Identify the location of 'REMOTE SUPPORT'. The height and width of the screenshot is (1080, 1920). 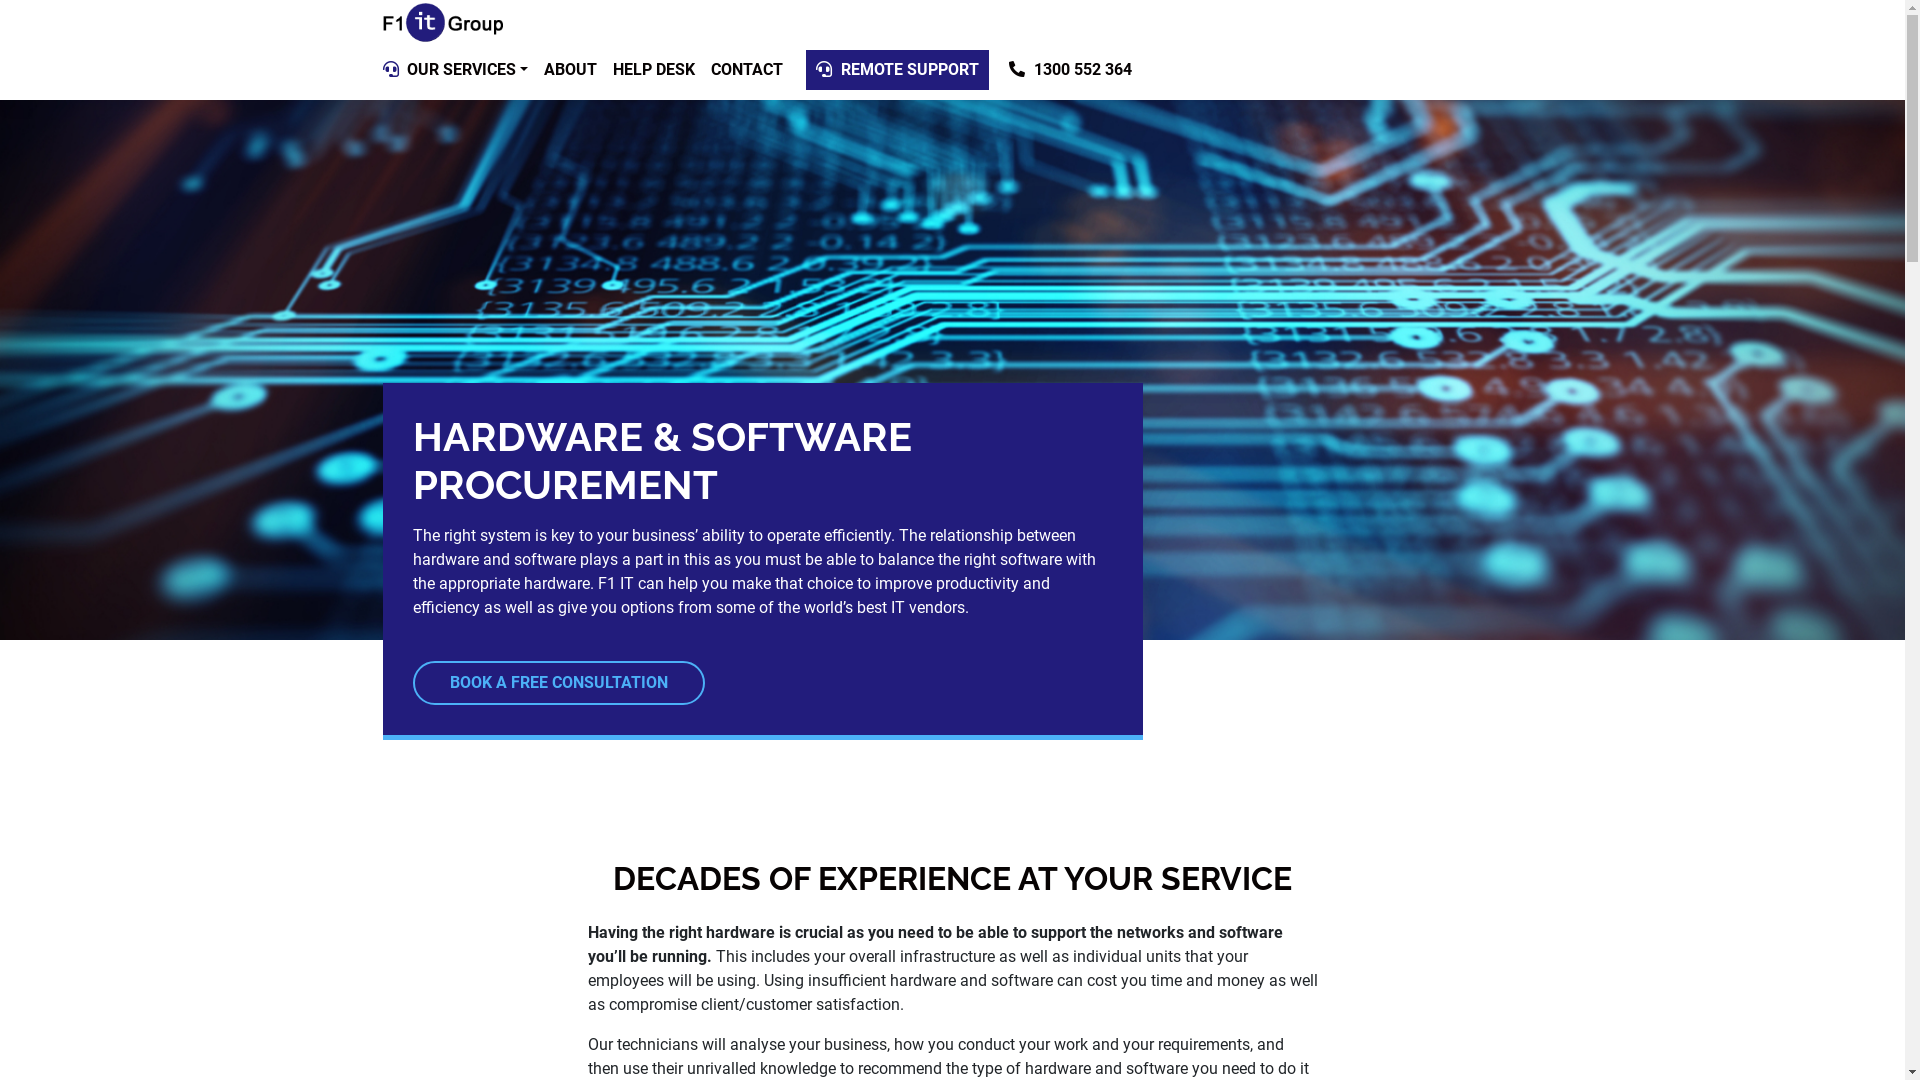
(896, 68).